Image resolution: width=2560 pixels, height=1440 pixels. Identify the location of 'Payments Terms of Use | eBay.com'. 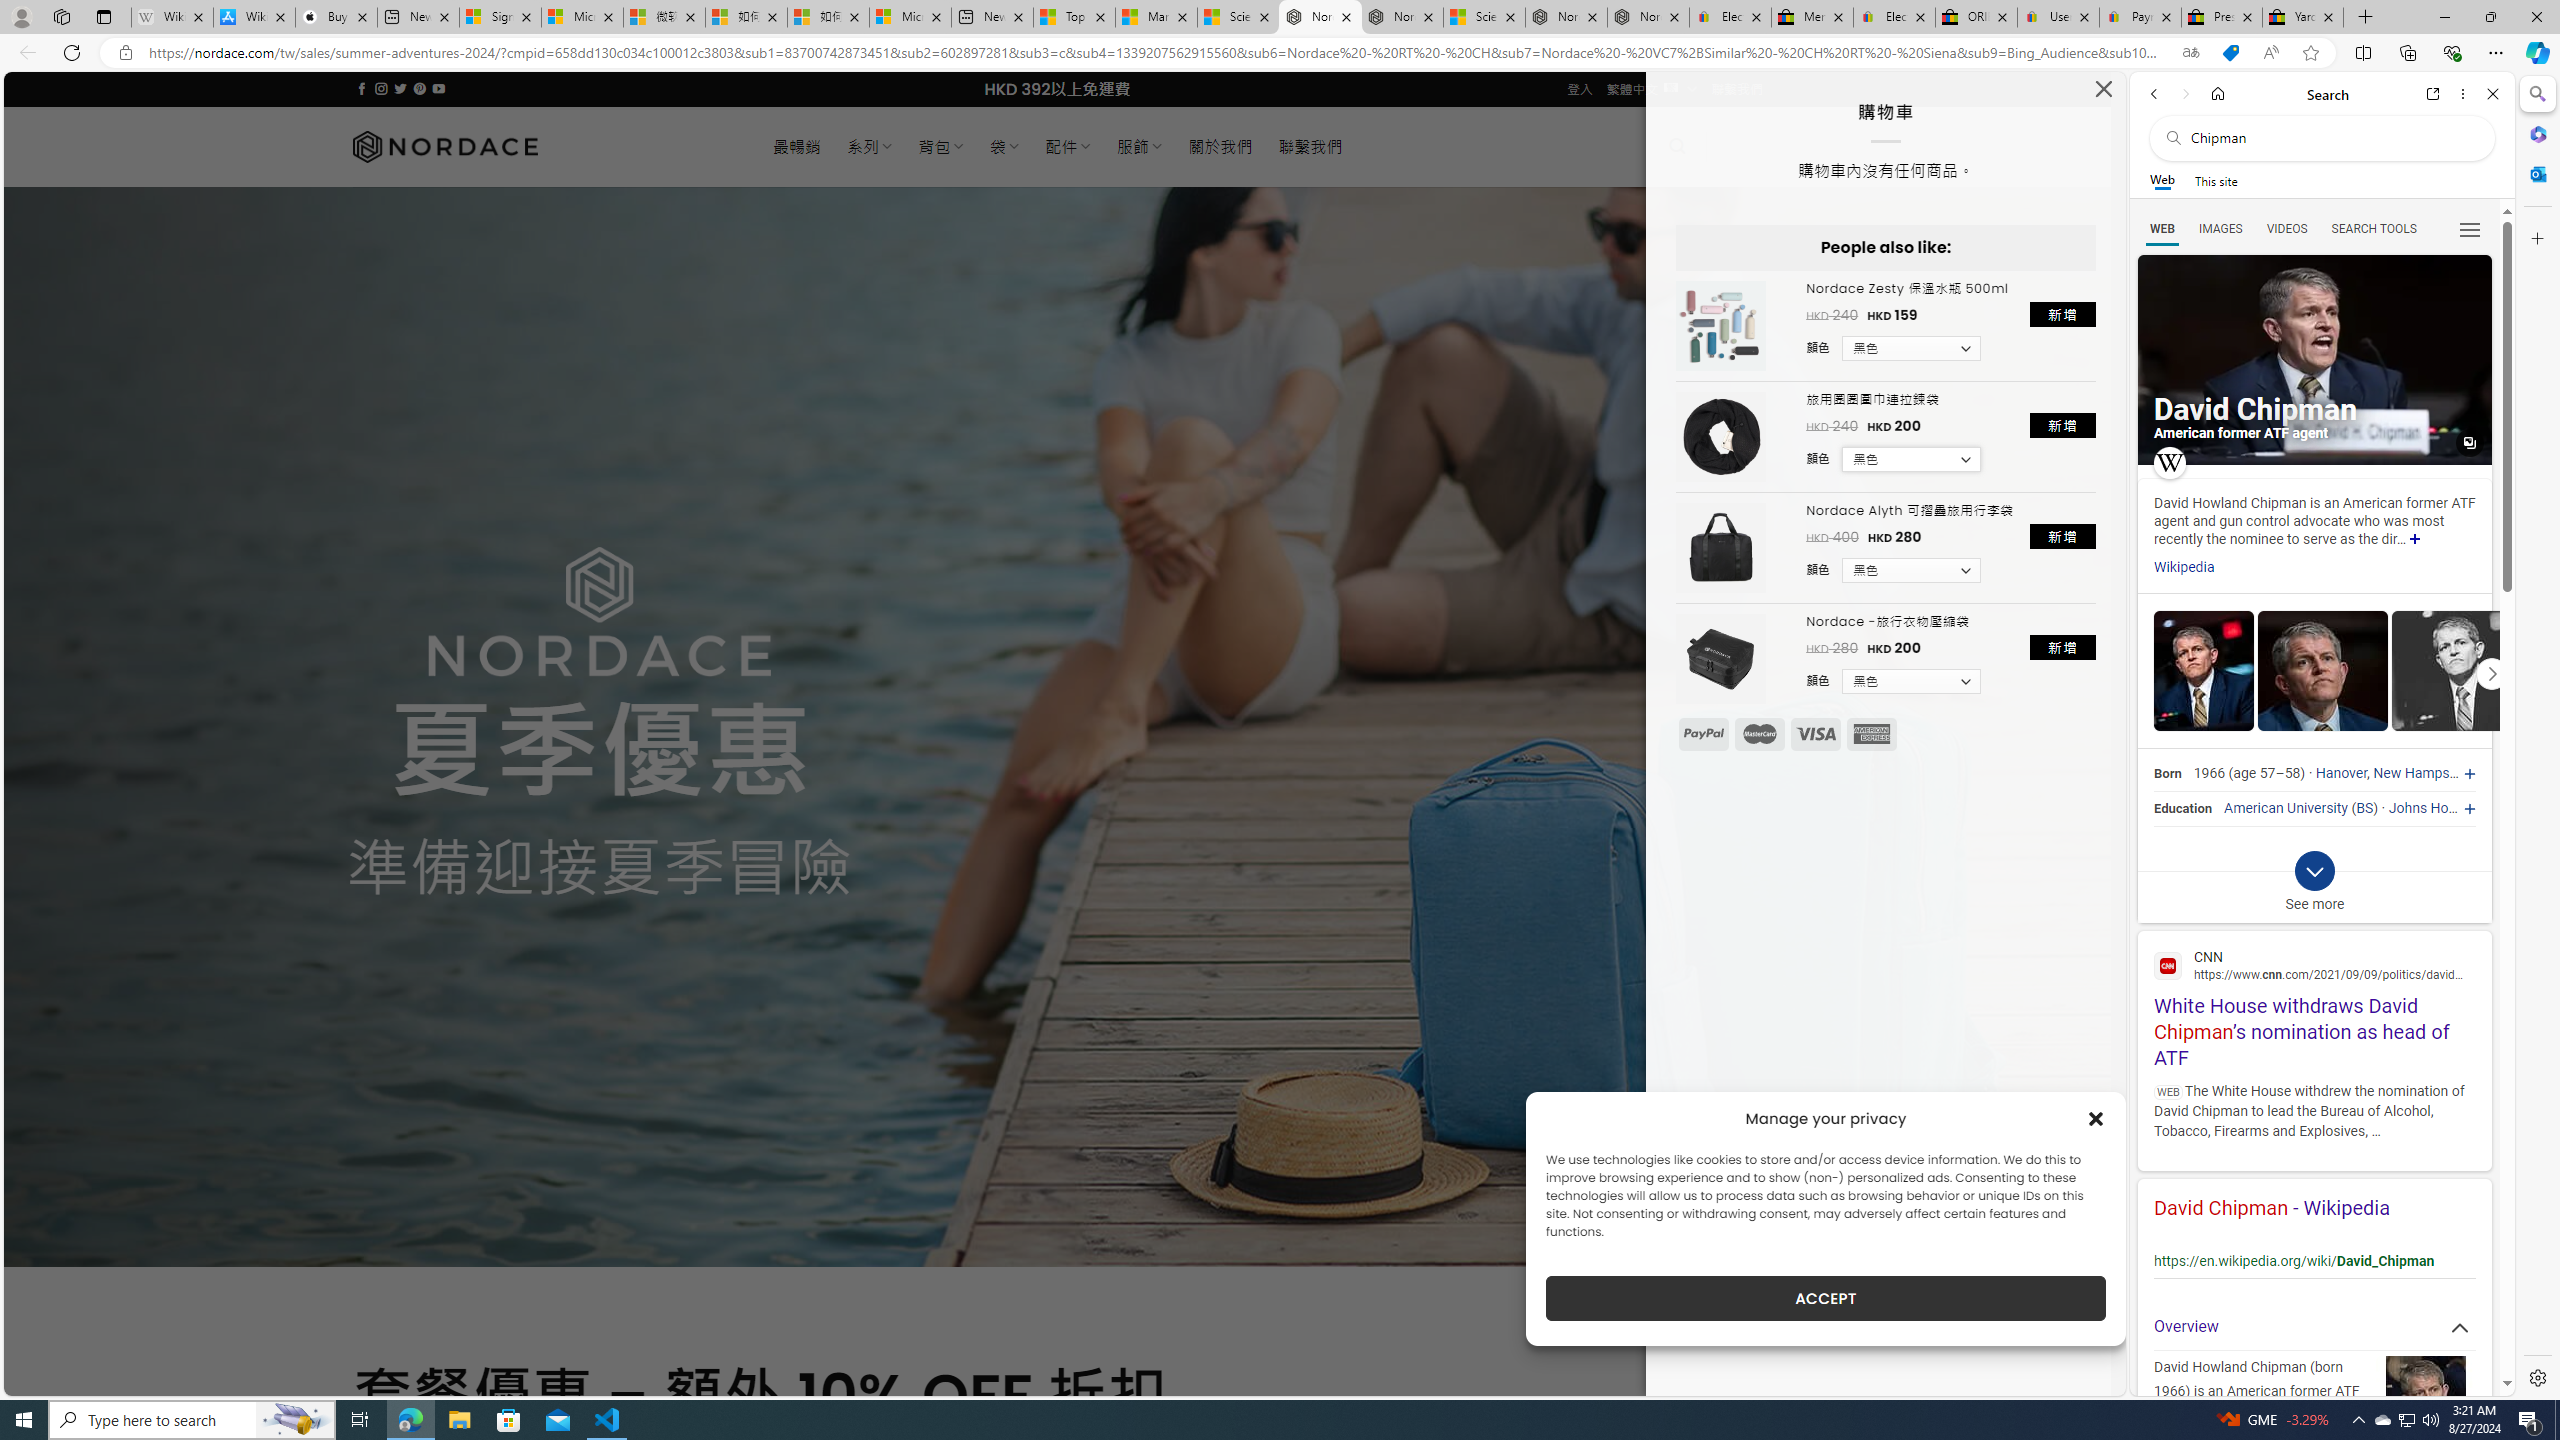
(2140, 16).